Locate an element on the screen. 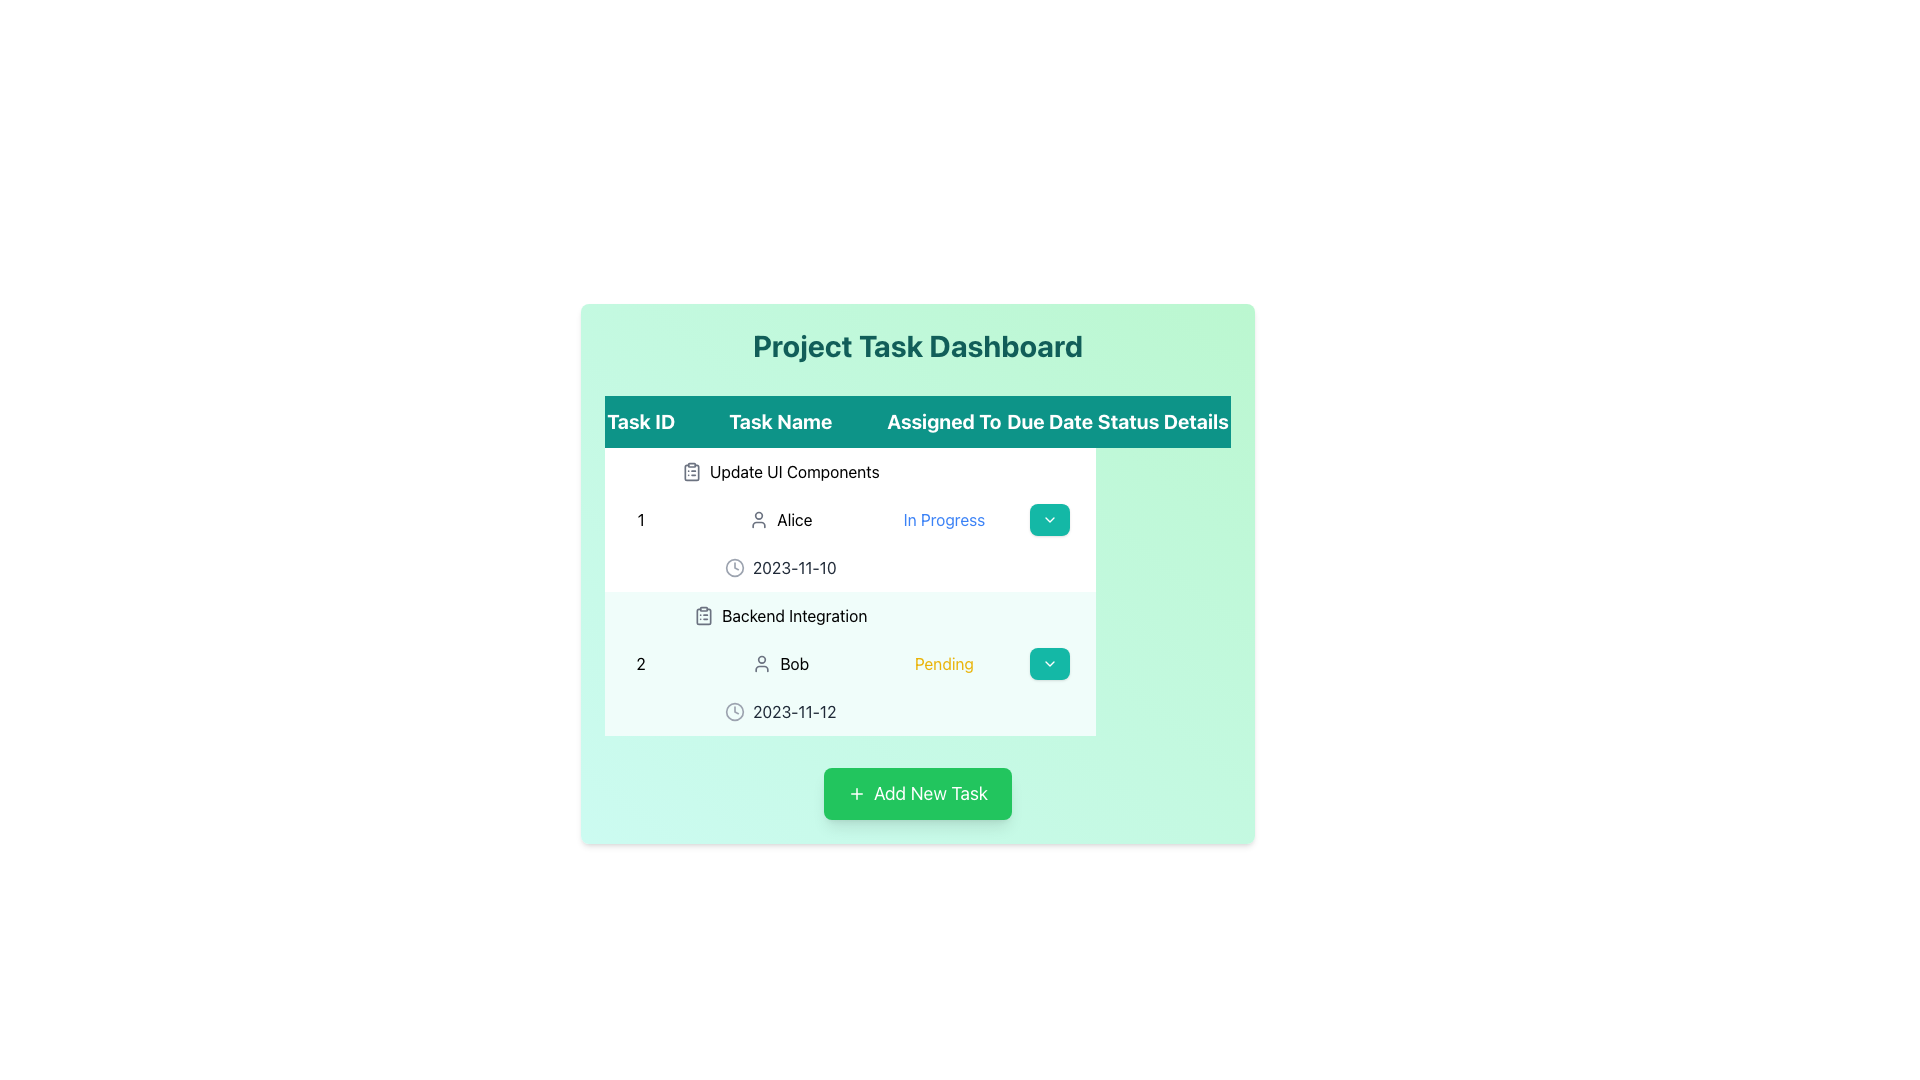  displayed information for the user 'Bob' in the User Information Display located in the second task row under the 'Assigned To' column is located at coordinates (779, 663).